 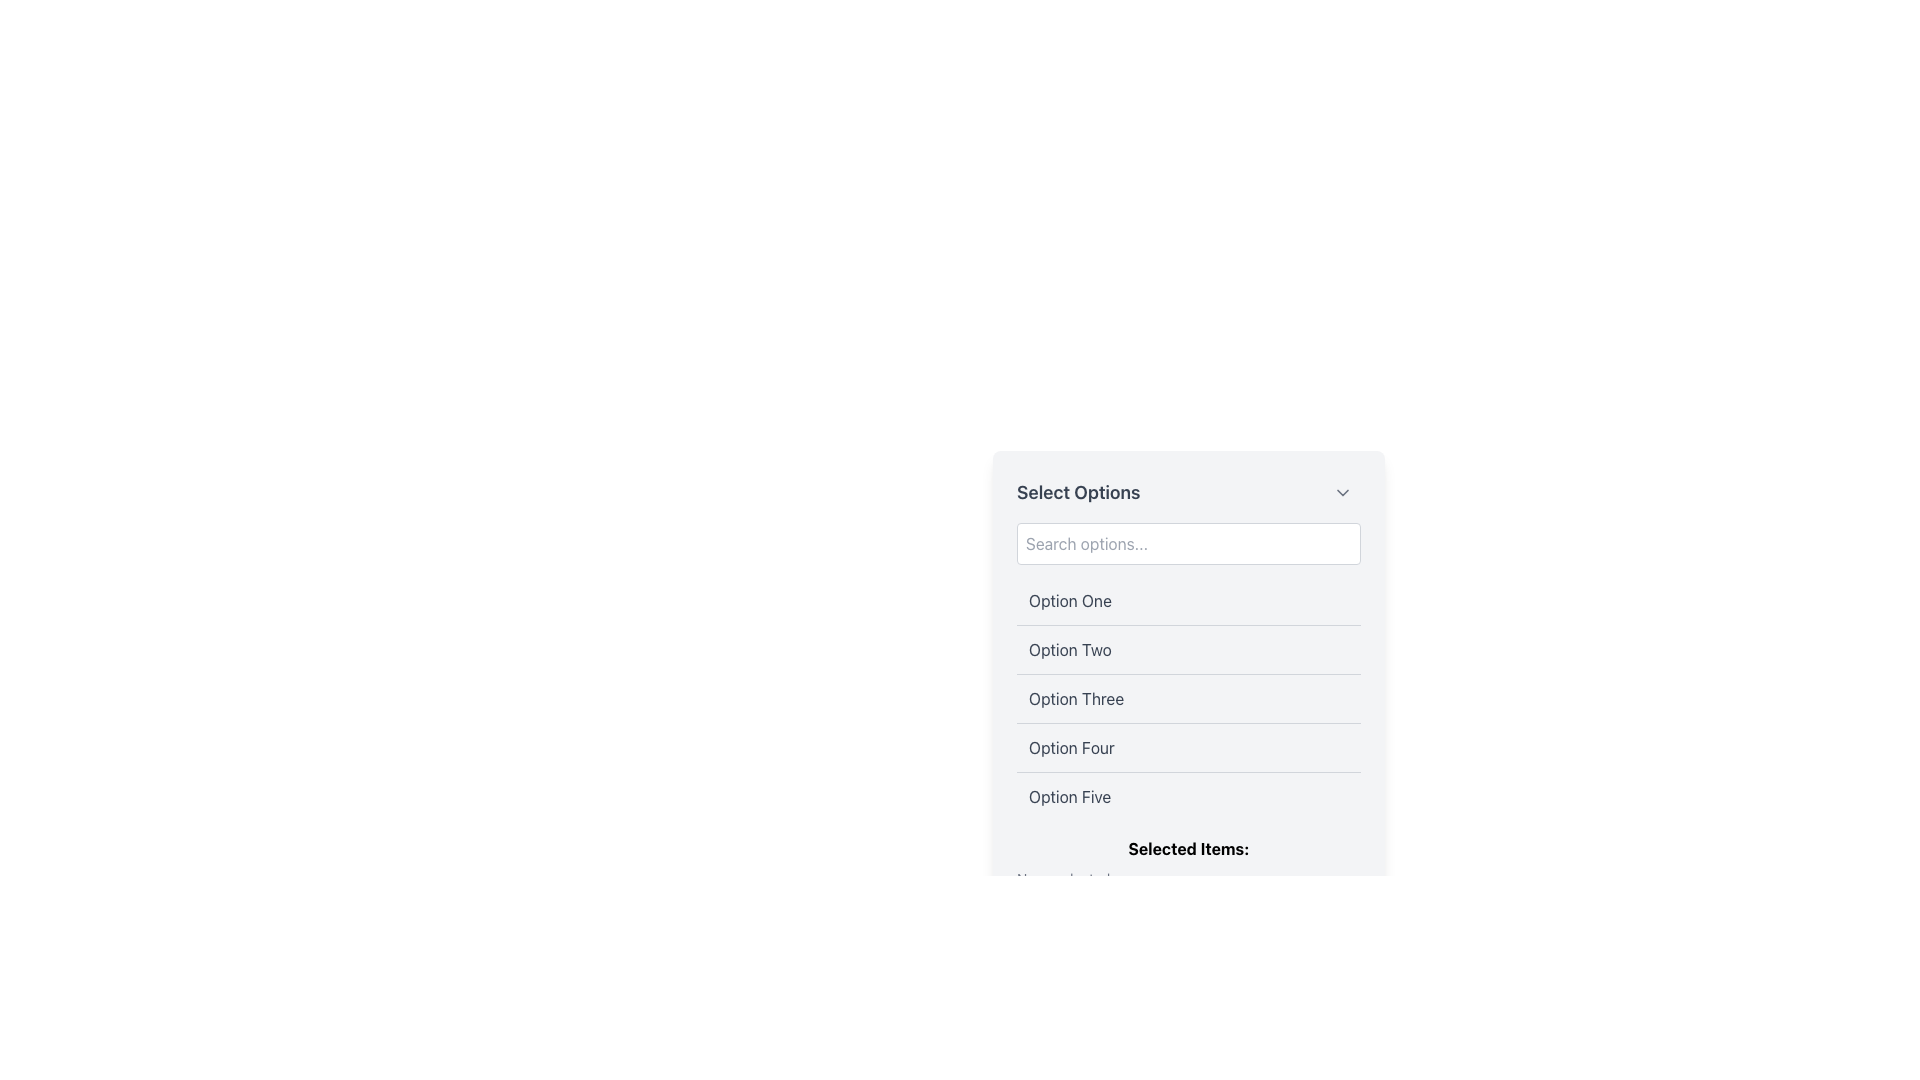 What do you see at coordinates (1189, 600) in the screenshot?
I see `the first list item labeled 'Option One' in the dropdown menu` at bounding box center [1189, 600].